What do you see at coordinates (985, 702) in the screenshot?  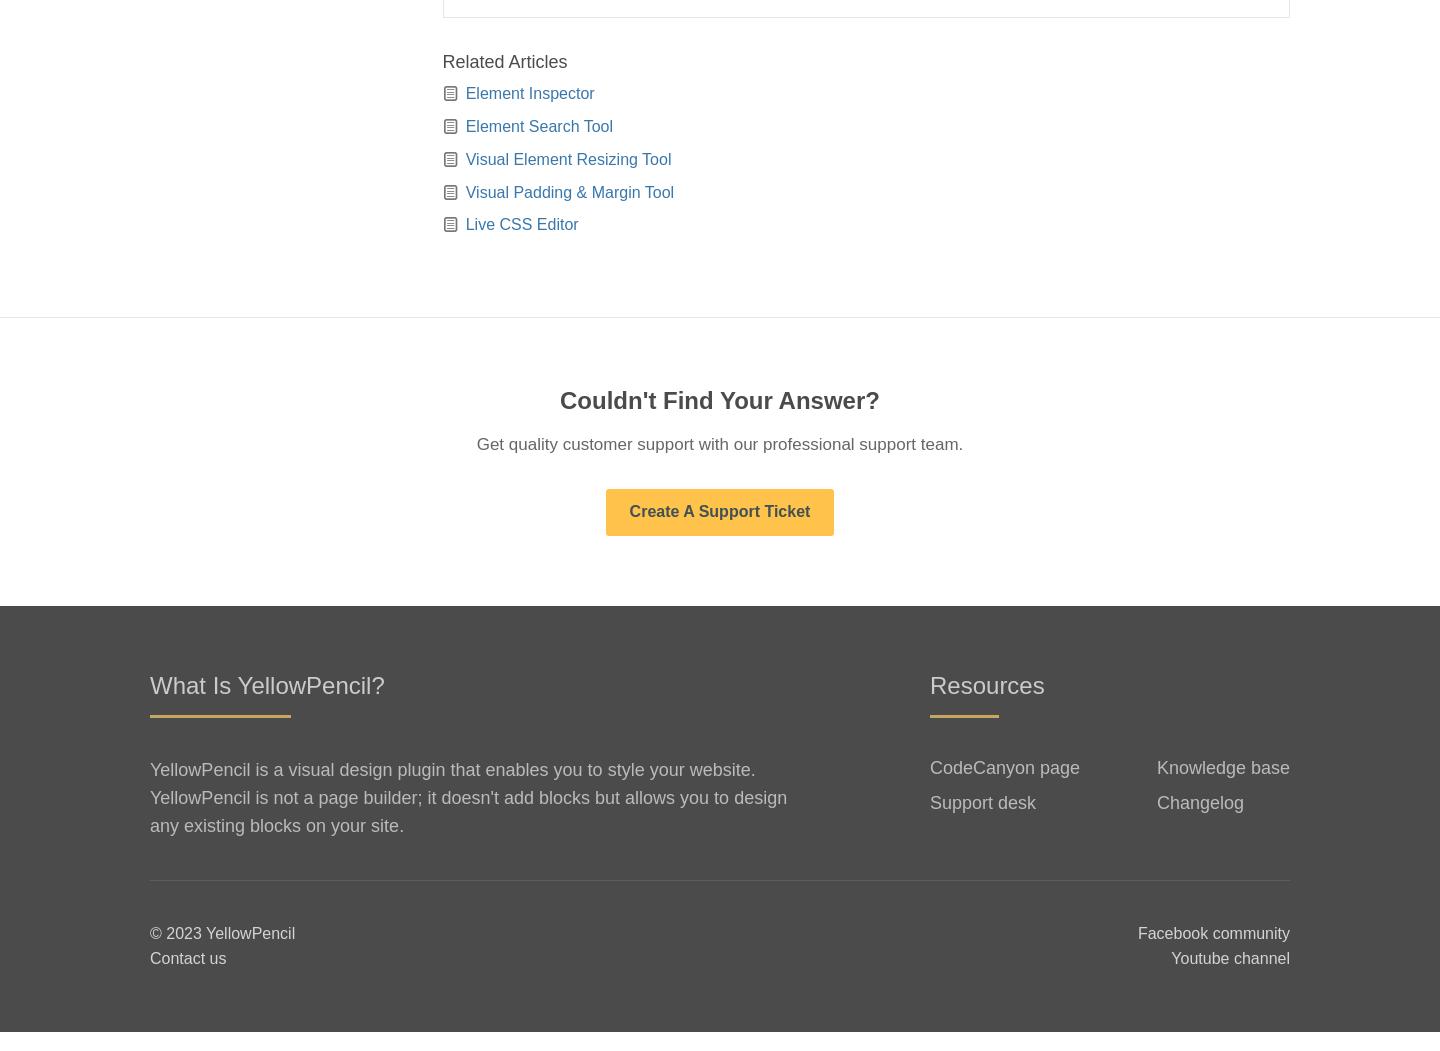 I see `'Resources'` at bounding box center [985, 702].